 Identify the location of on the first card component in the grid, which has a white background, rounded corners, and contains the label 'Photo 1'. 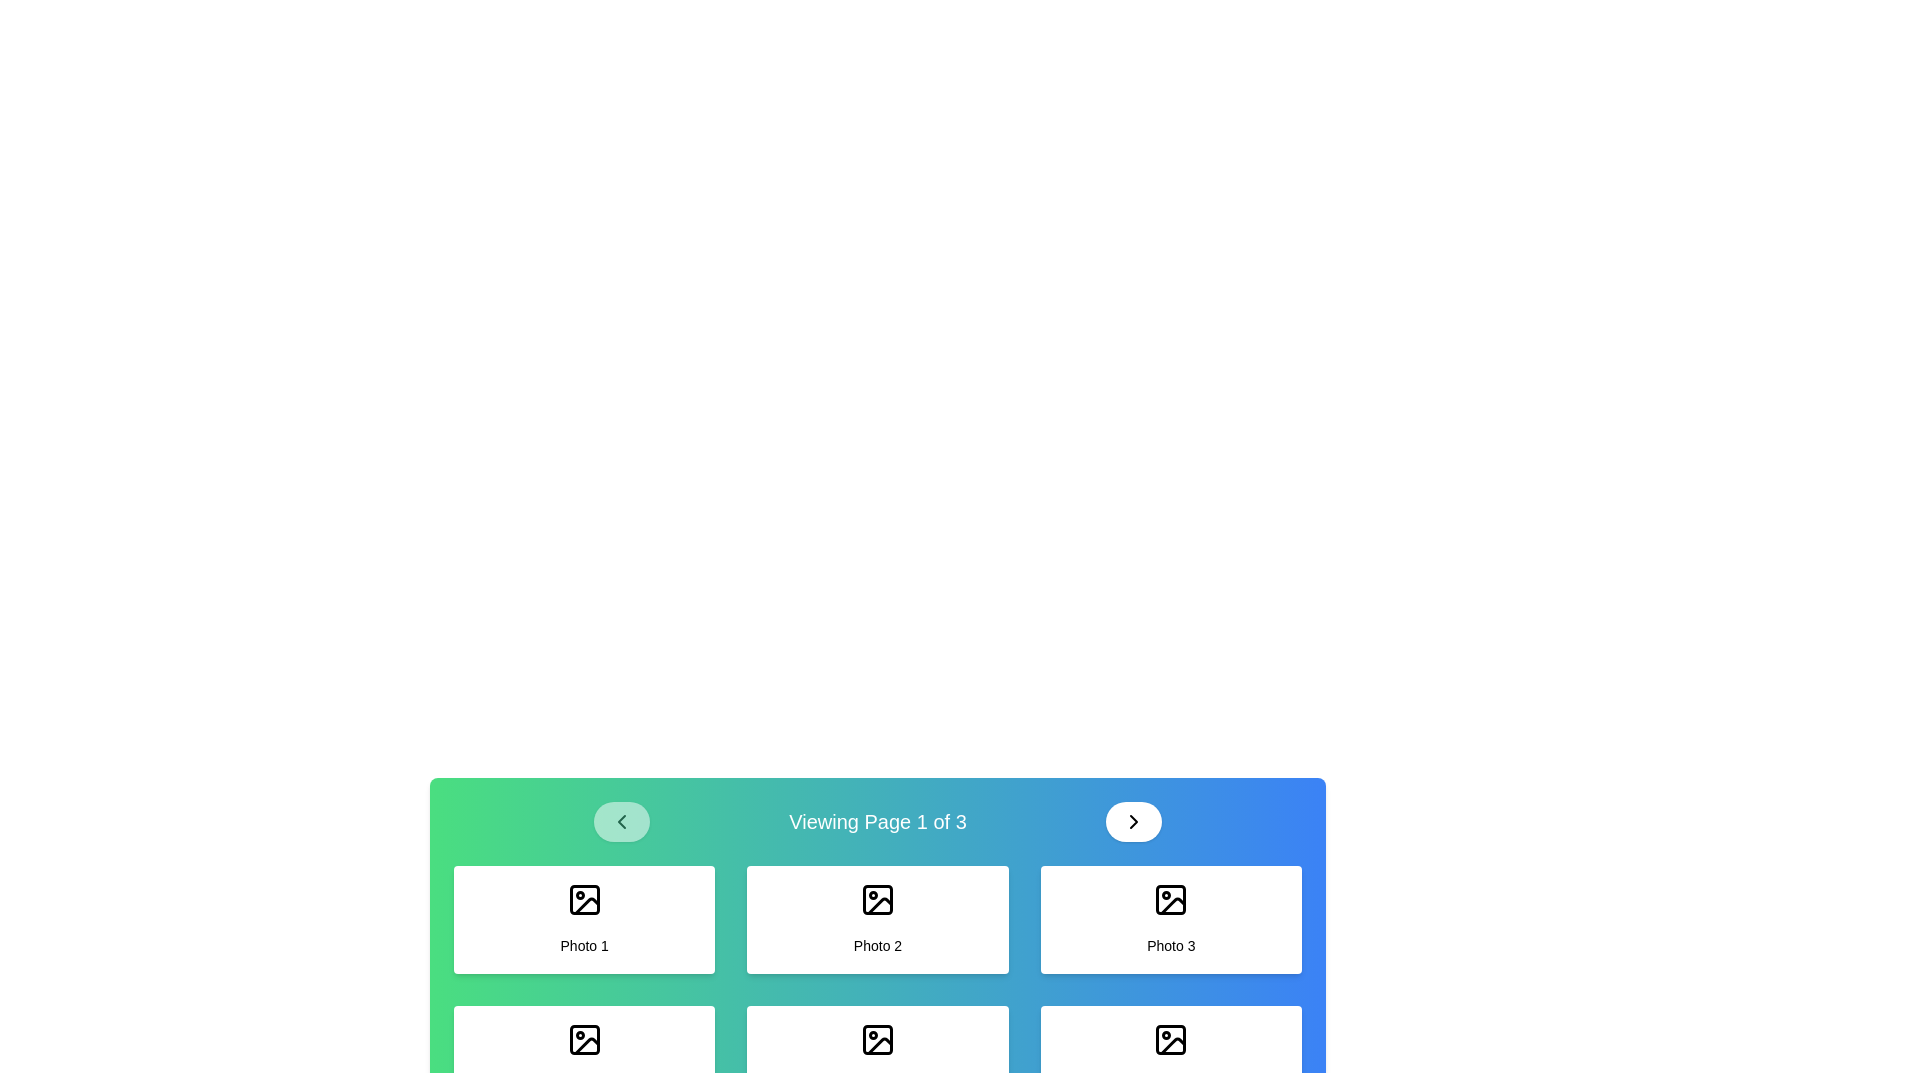
(583, 920).